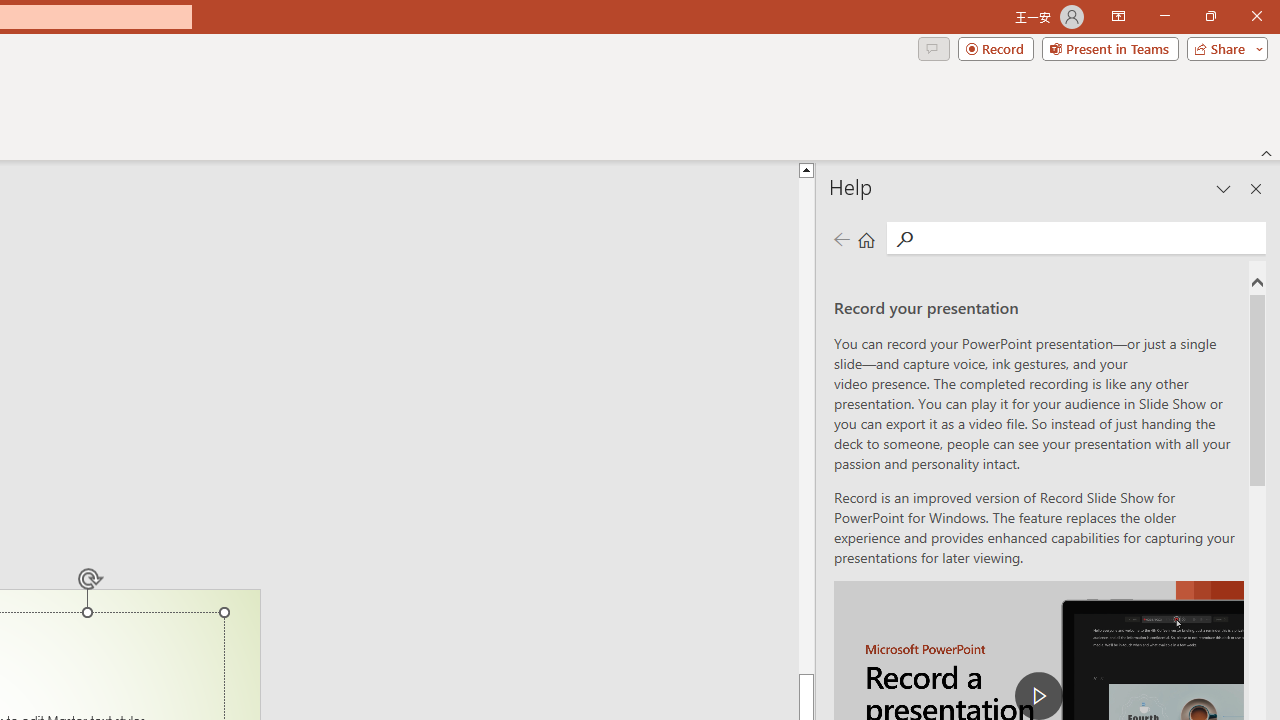 This screenshot has width=1280, height=720. Describe the element at coordinates (995, 47) in the screenshot. I see `'Record'` at that location.